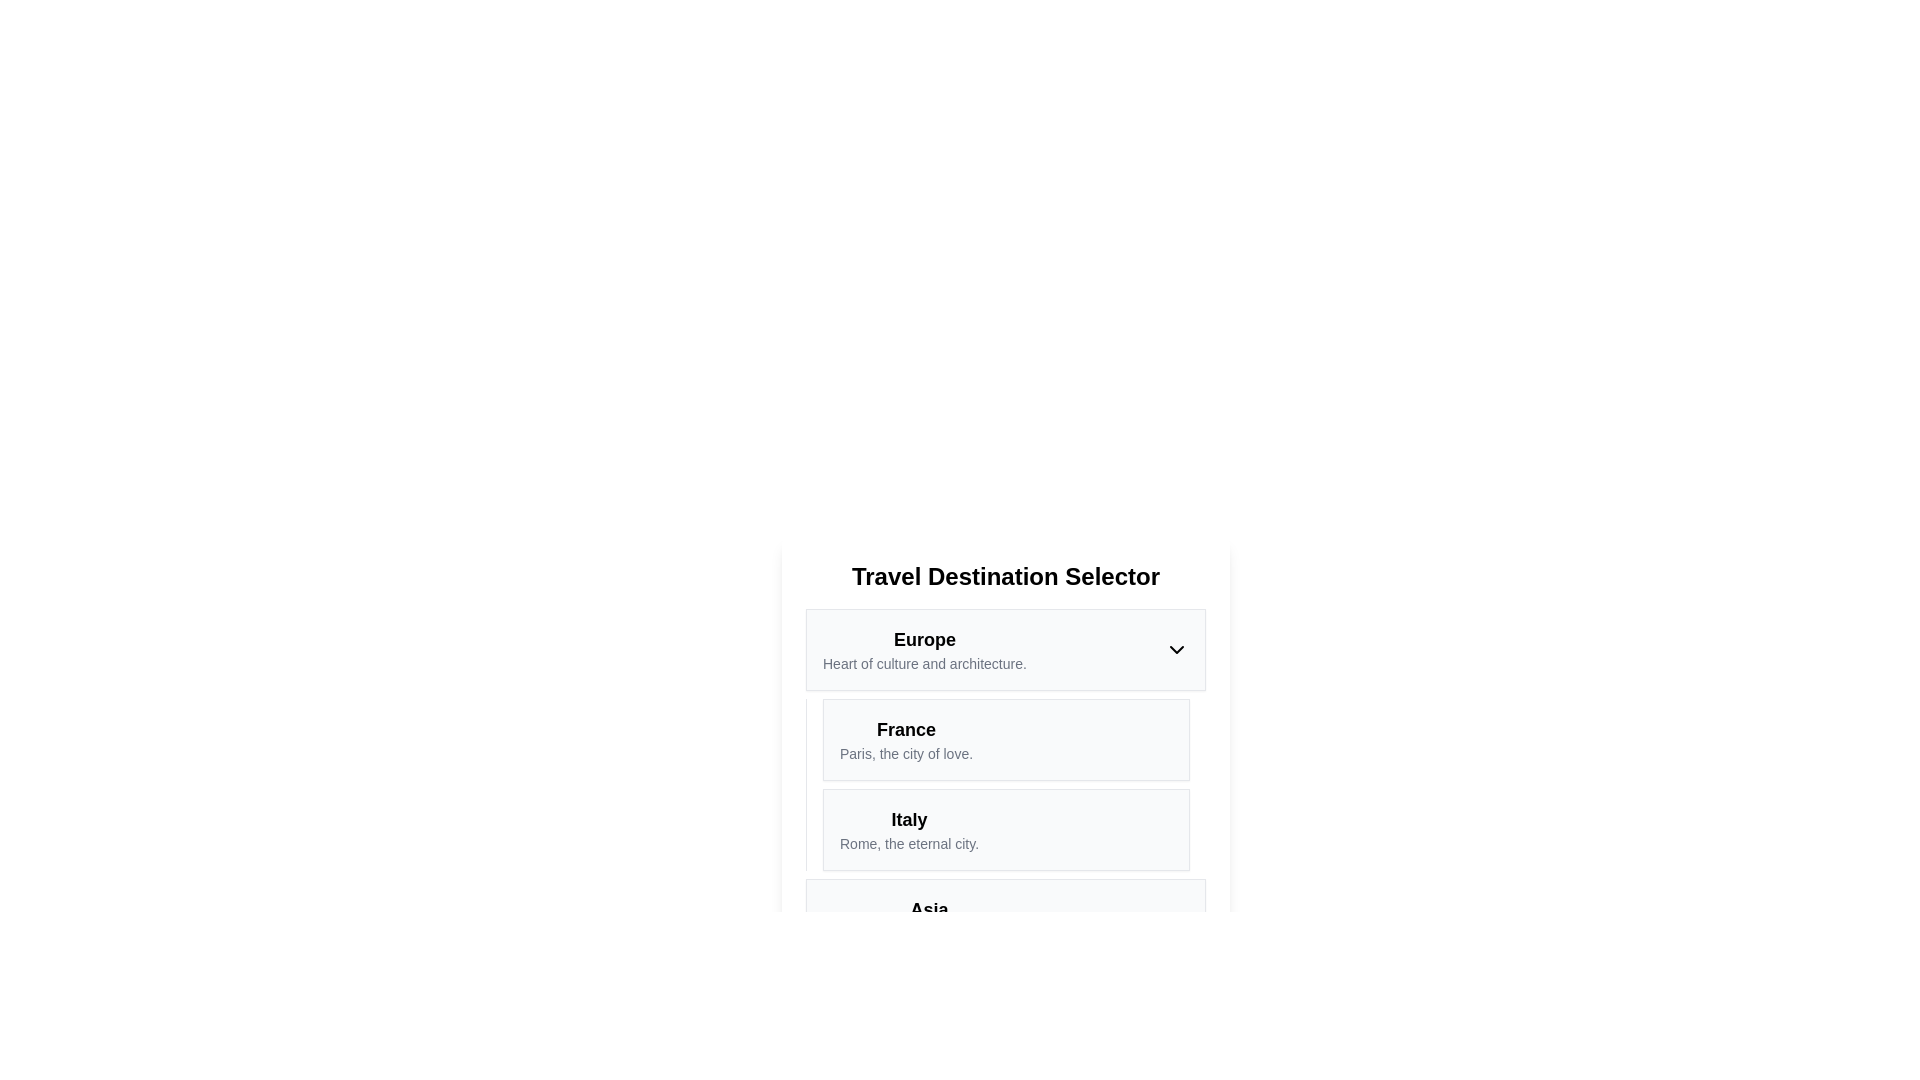 This screenshot has height=1080, width=1920. What do you see at coordinates (1006, 740) in the screenshot?
I see `the details in the Text Box providing information about France, which is located below the 'Europe' section header and above the 'Italy' box` at bounding box center [1006, 740].